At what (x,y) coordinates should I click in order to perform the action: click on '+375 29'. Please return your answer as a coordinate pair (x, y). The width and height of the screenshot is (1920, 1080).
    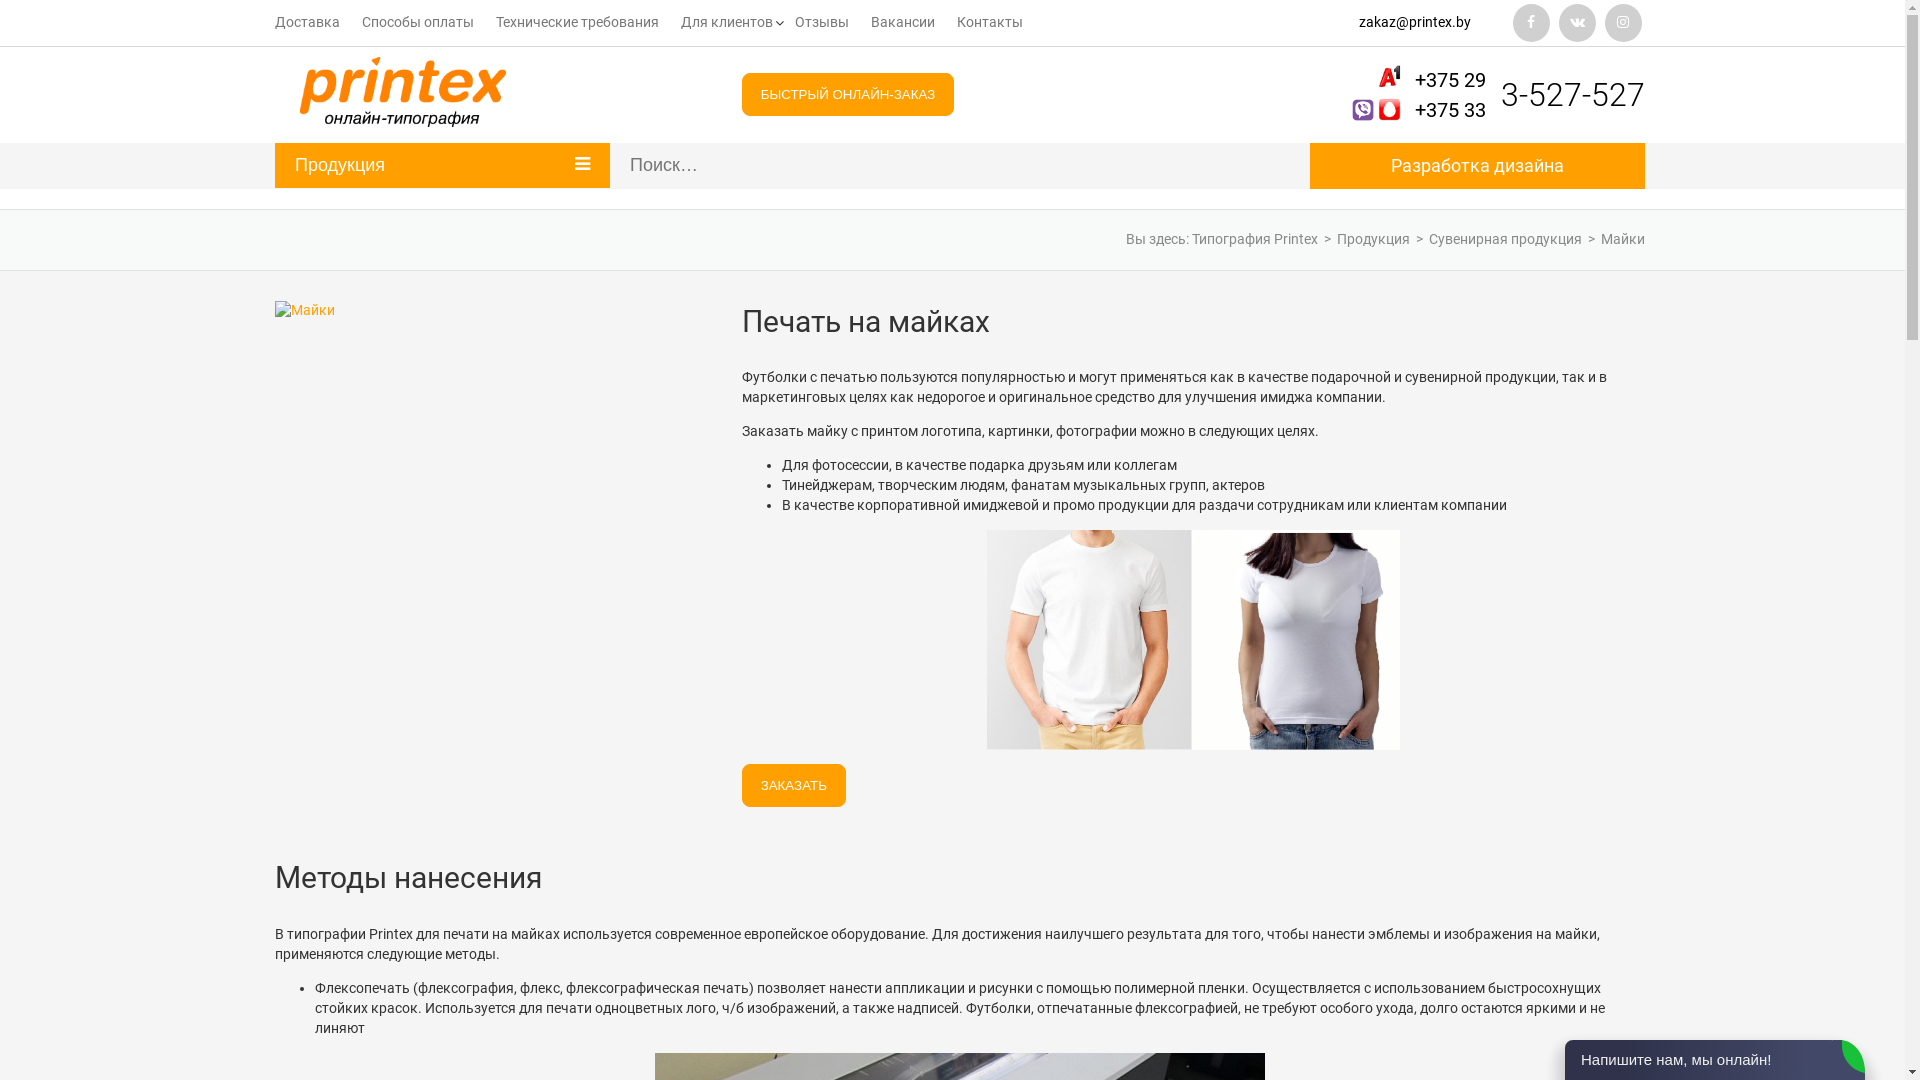
    Looking at the image, I should click on (1450, 79).